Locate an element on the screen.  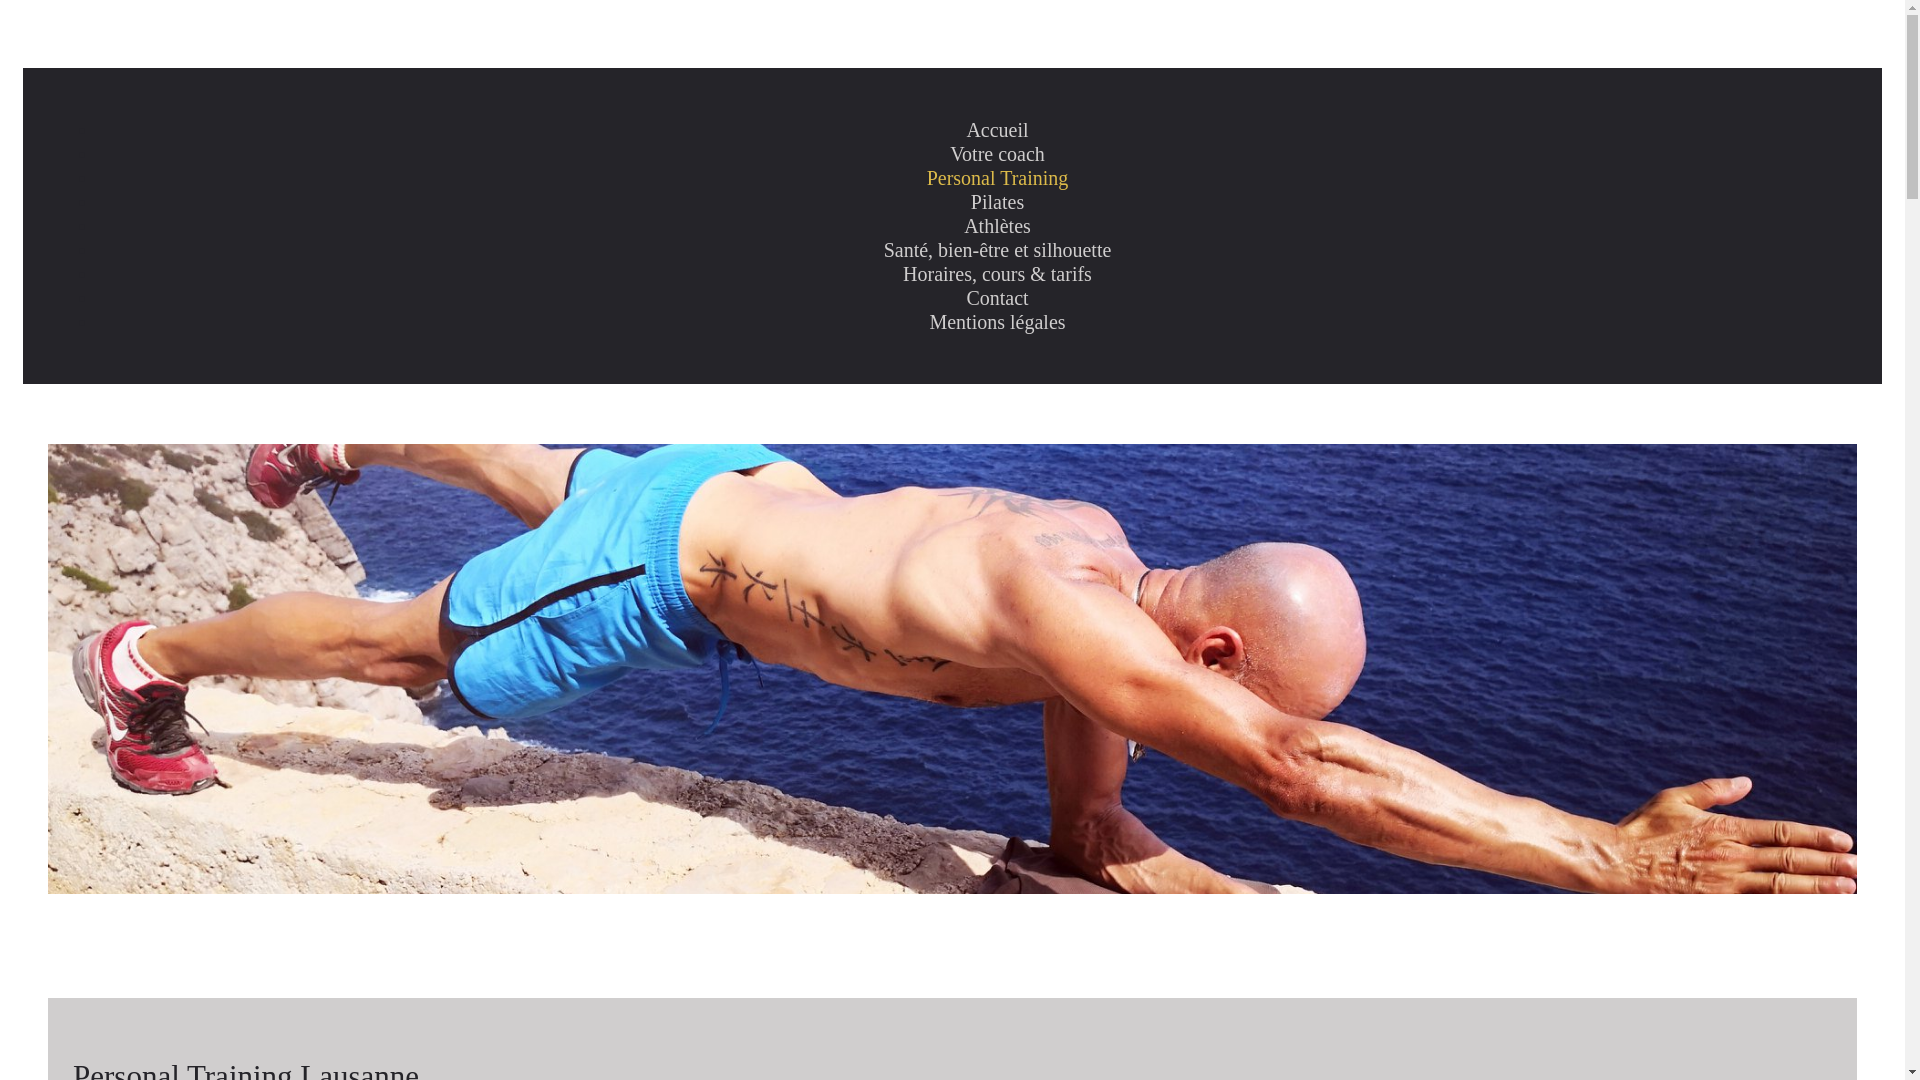
'Accueil' is located at coordinates (997, 130).